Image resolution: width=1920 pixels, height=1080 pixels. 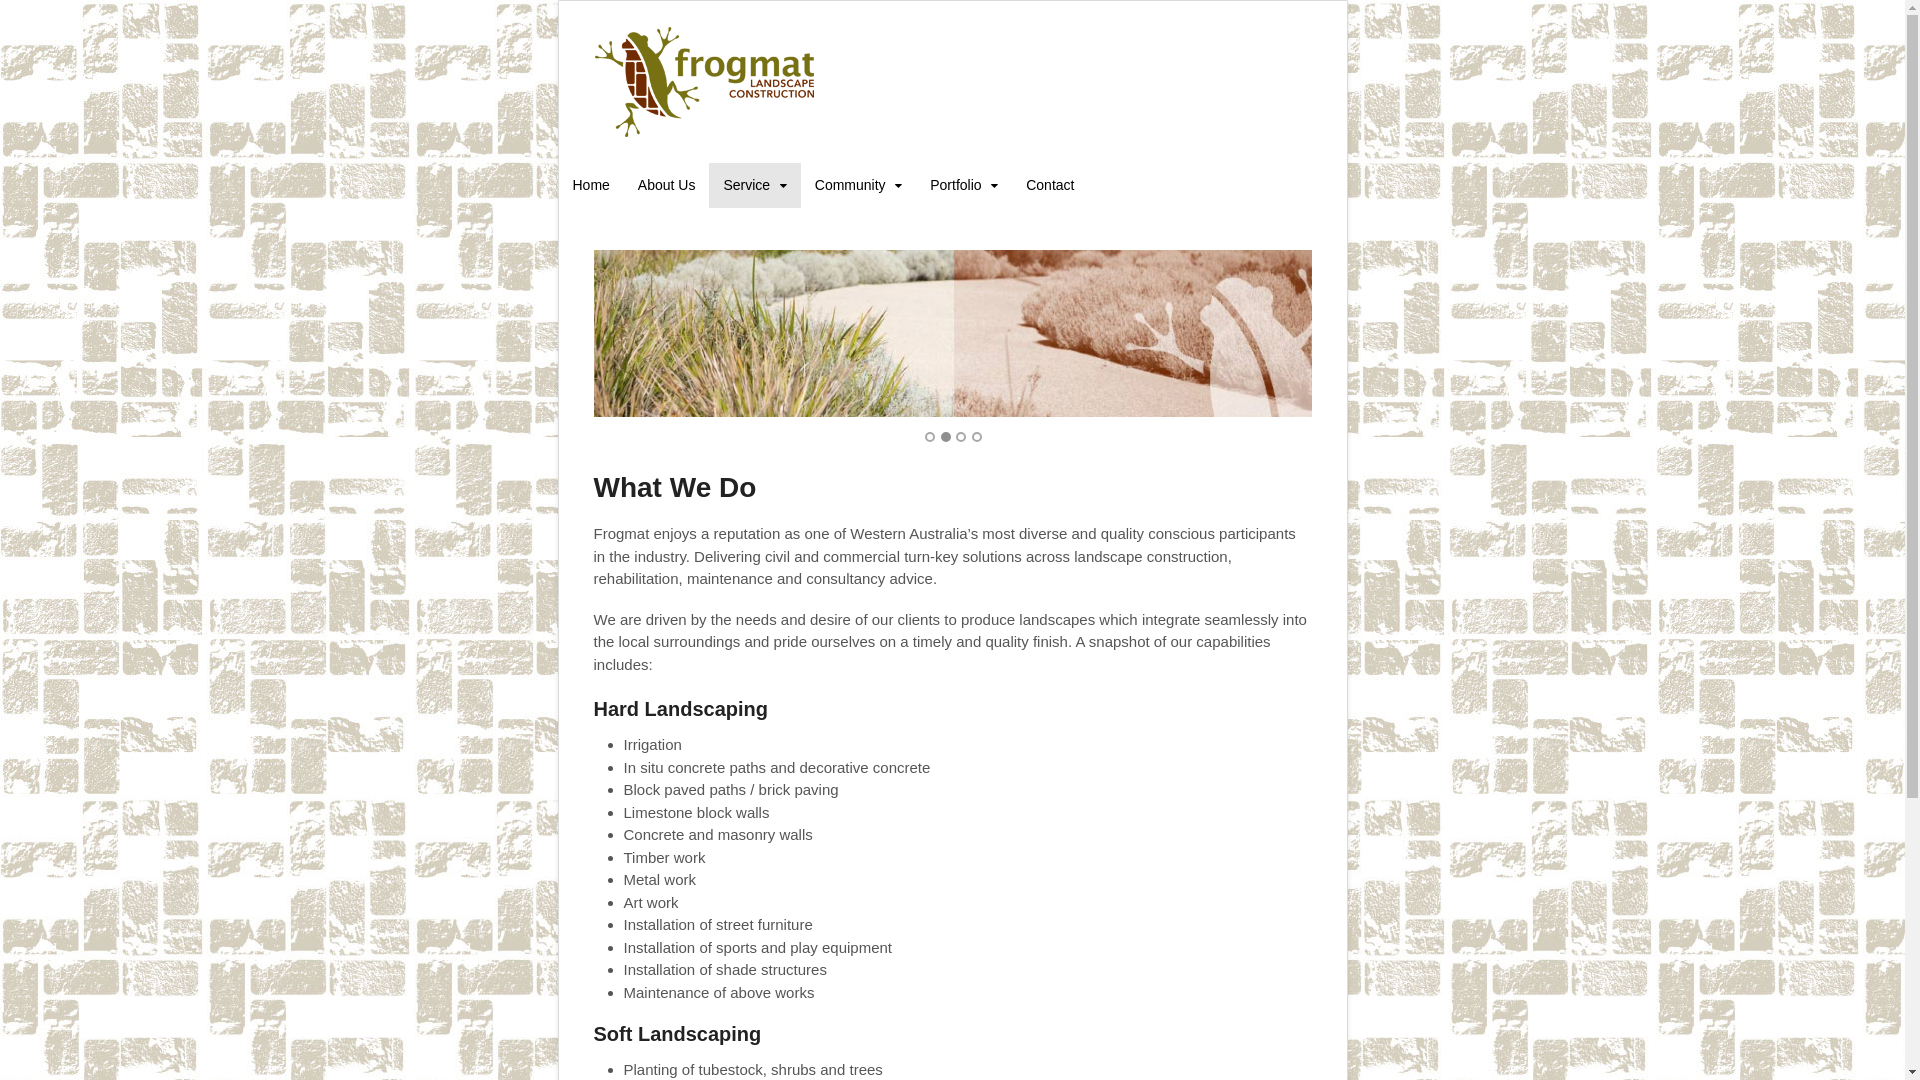 I want to click on 'Community', so click(x=858, y=185).